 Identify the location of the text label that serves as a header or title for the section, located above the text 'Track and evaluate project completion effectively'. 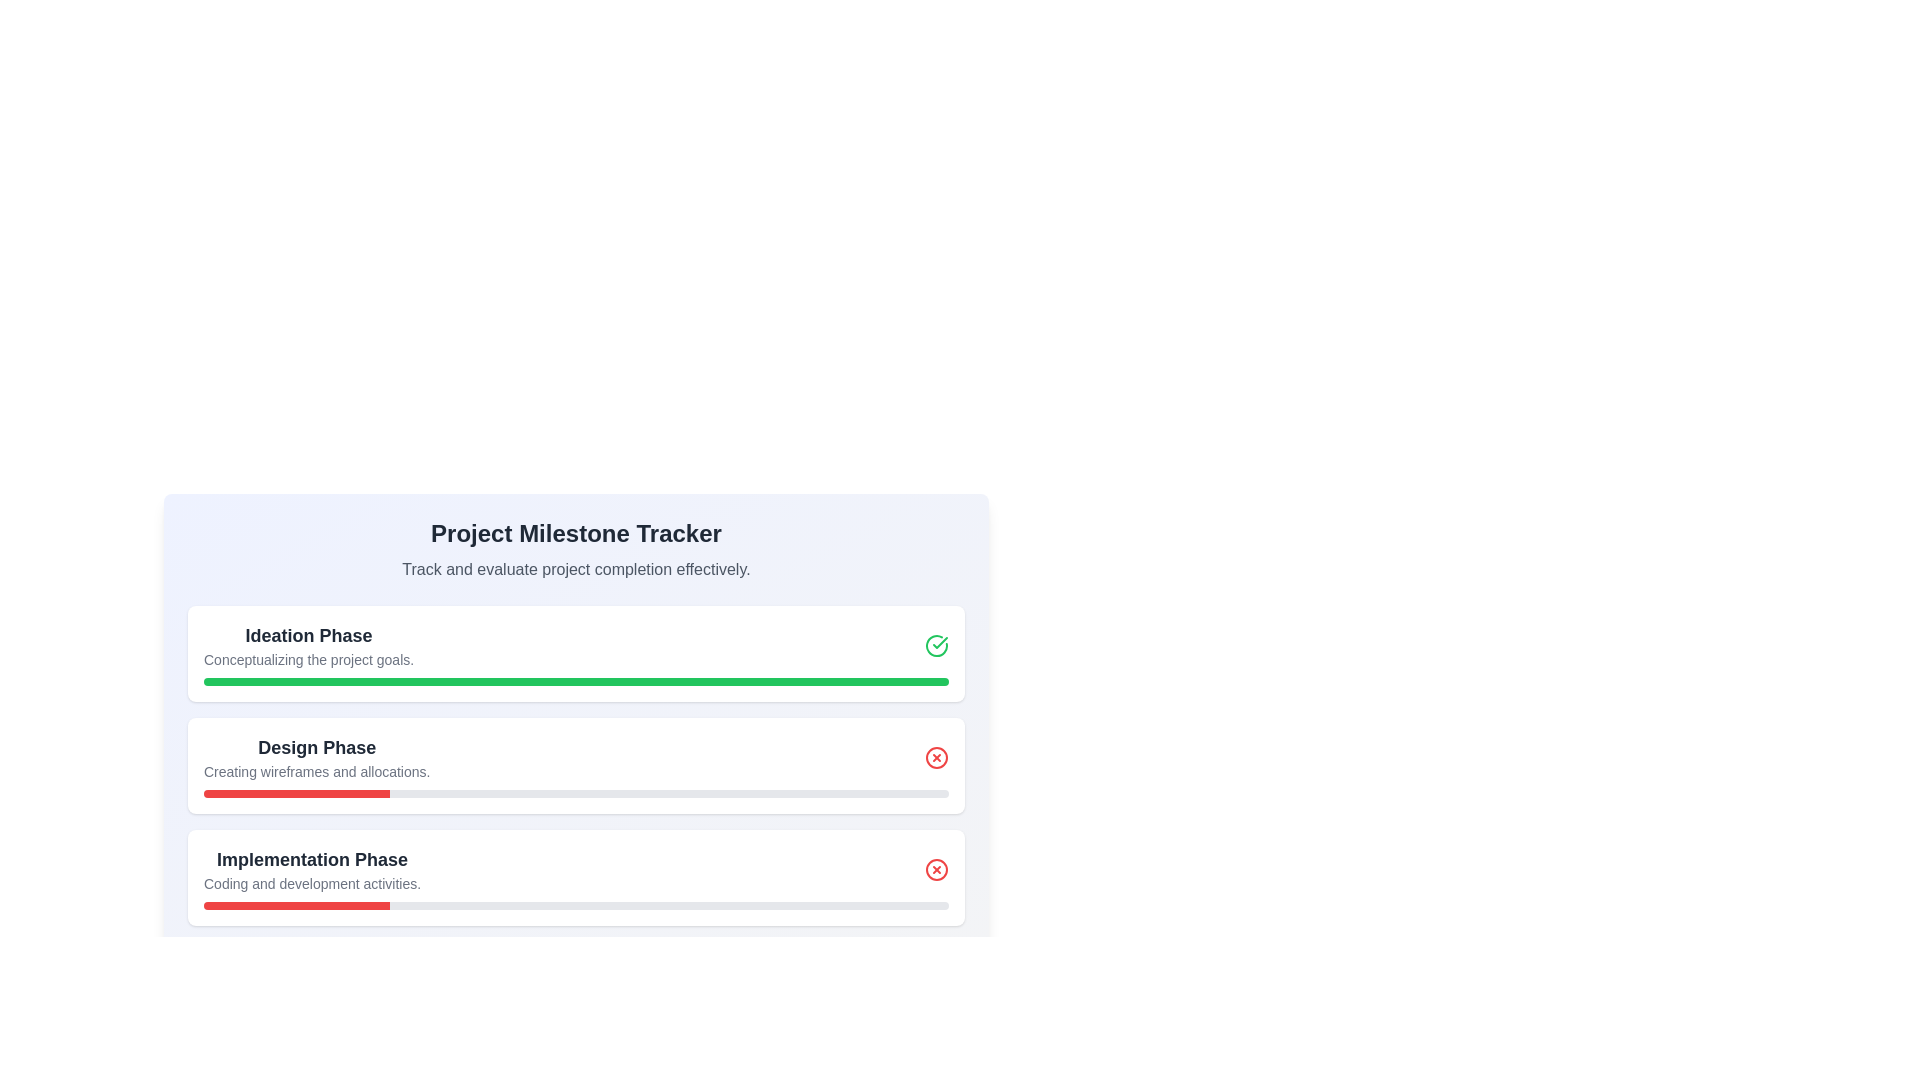
(575, 532).